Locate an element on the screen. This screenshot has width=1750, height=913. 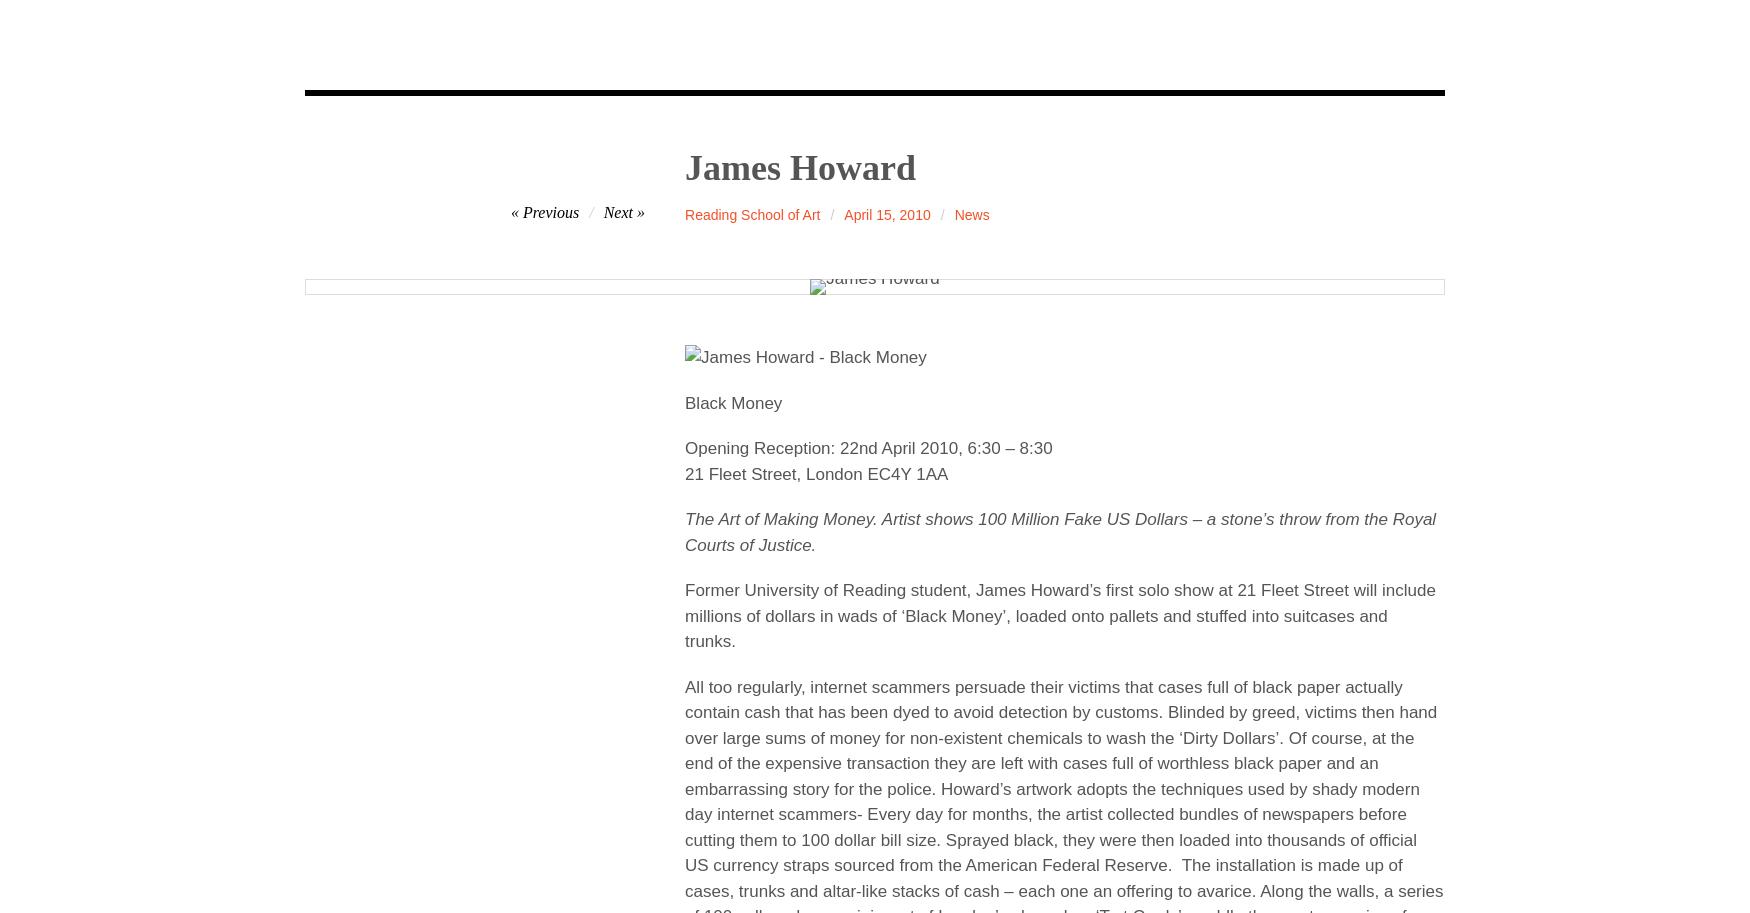
'The Art of Making Money. Artist shows 100 Million Fake US Dollars – a stone’s throw from the Royal Courts of Justice.' is located at coordinates (1059, 532).